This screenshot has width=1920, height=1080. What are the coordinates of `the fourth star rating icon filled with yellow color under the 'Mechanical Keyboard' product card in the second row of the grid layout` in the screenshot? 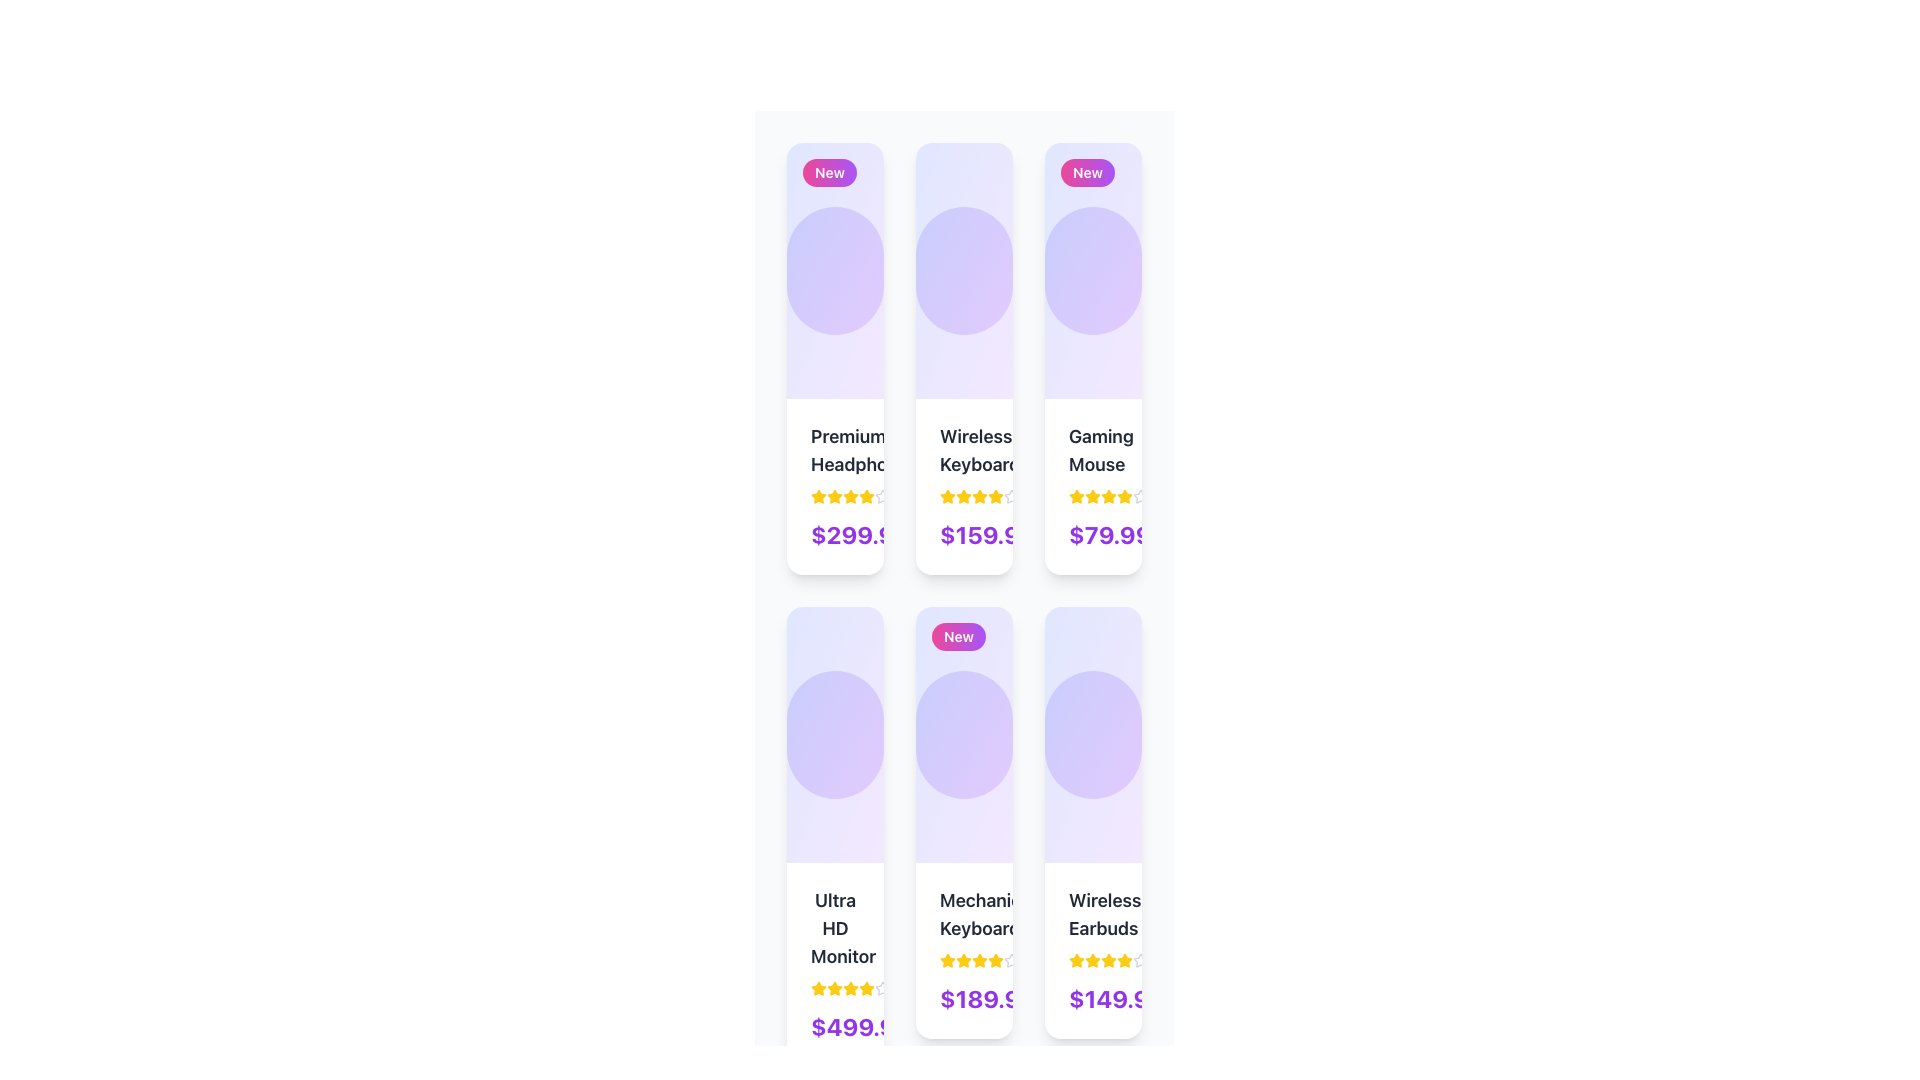 It's located at (979, 959).